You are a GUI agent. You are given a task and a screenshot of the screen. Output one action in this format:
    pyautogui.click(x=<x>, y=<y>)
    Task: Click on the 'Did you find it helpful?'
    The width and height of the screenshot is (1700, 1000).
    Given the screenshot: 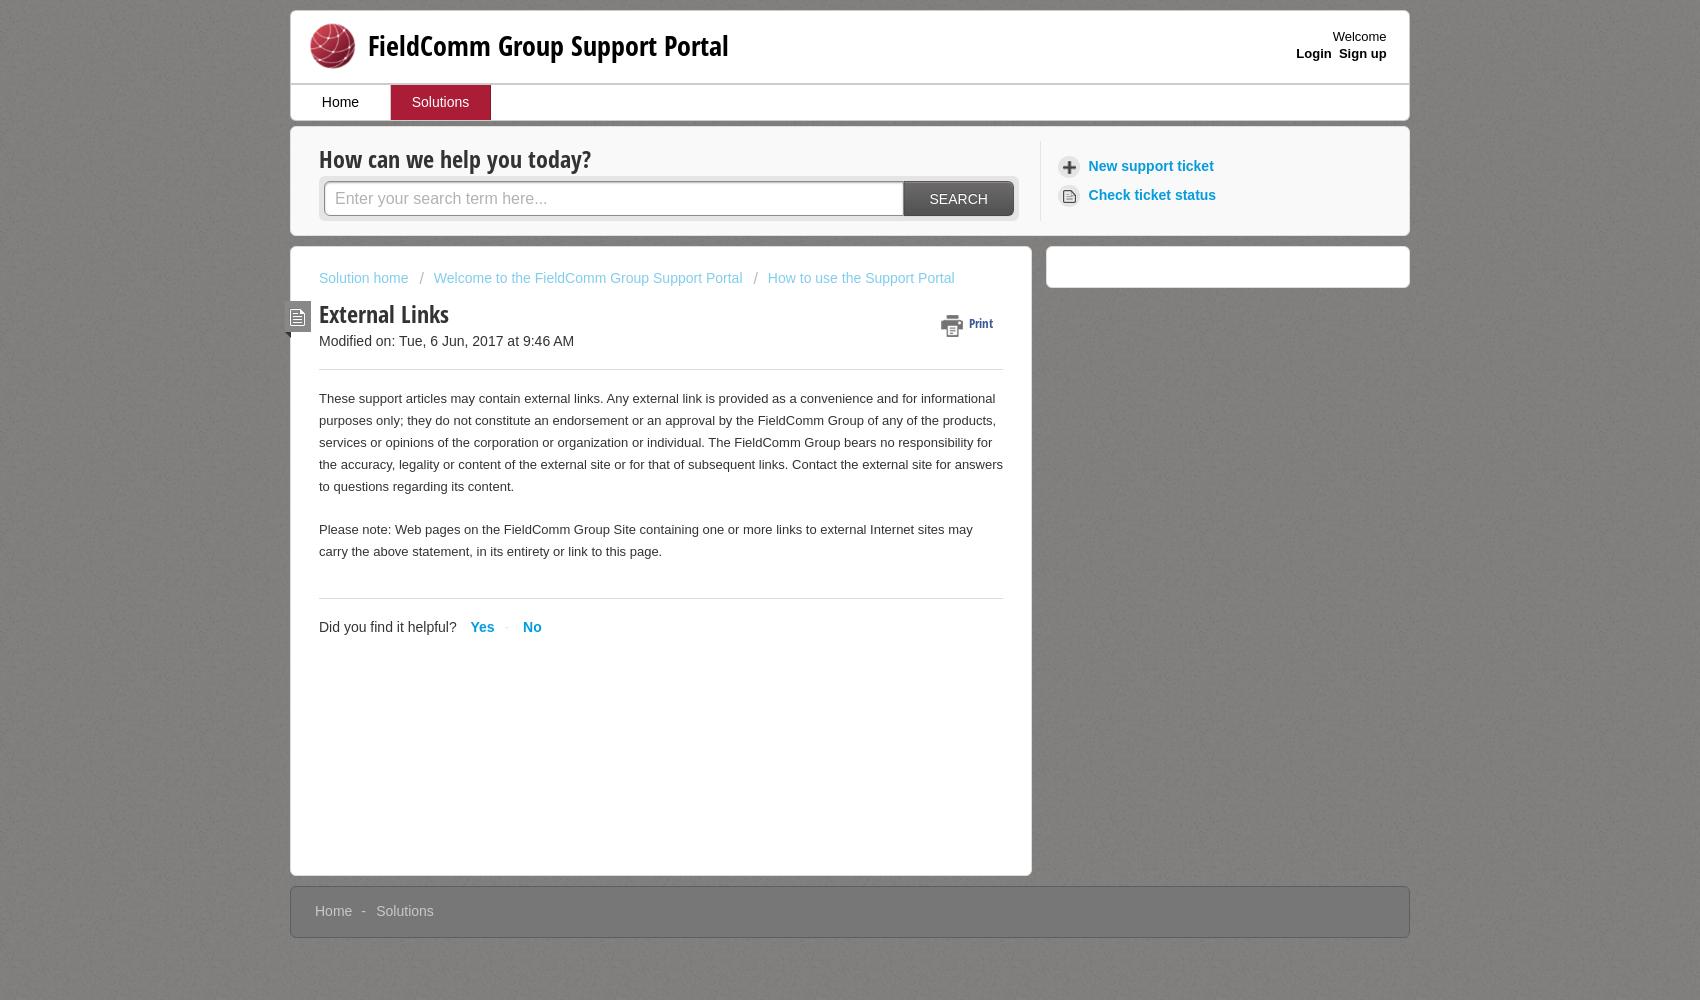 What is the action you would take?
    pyautogui.click(x=386, y=626)
    